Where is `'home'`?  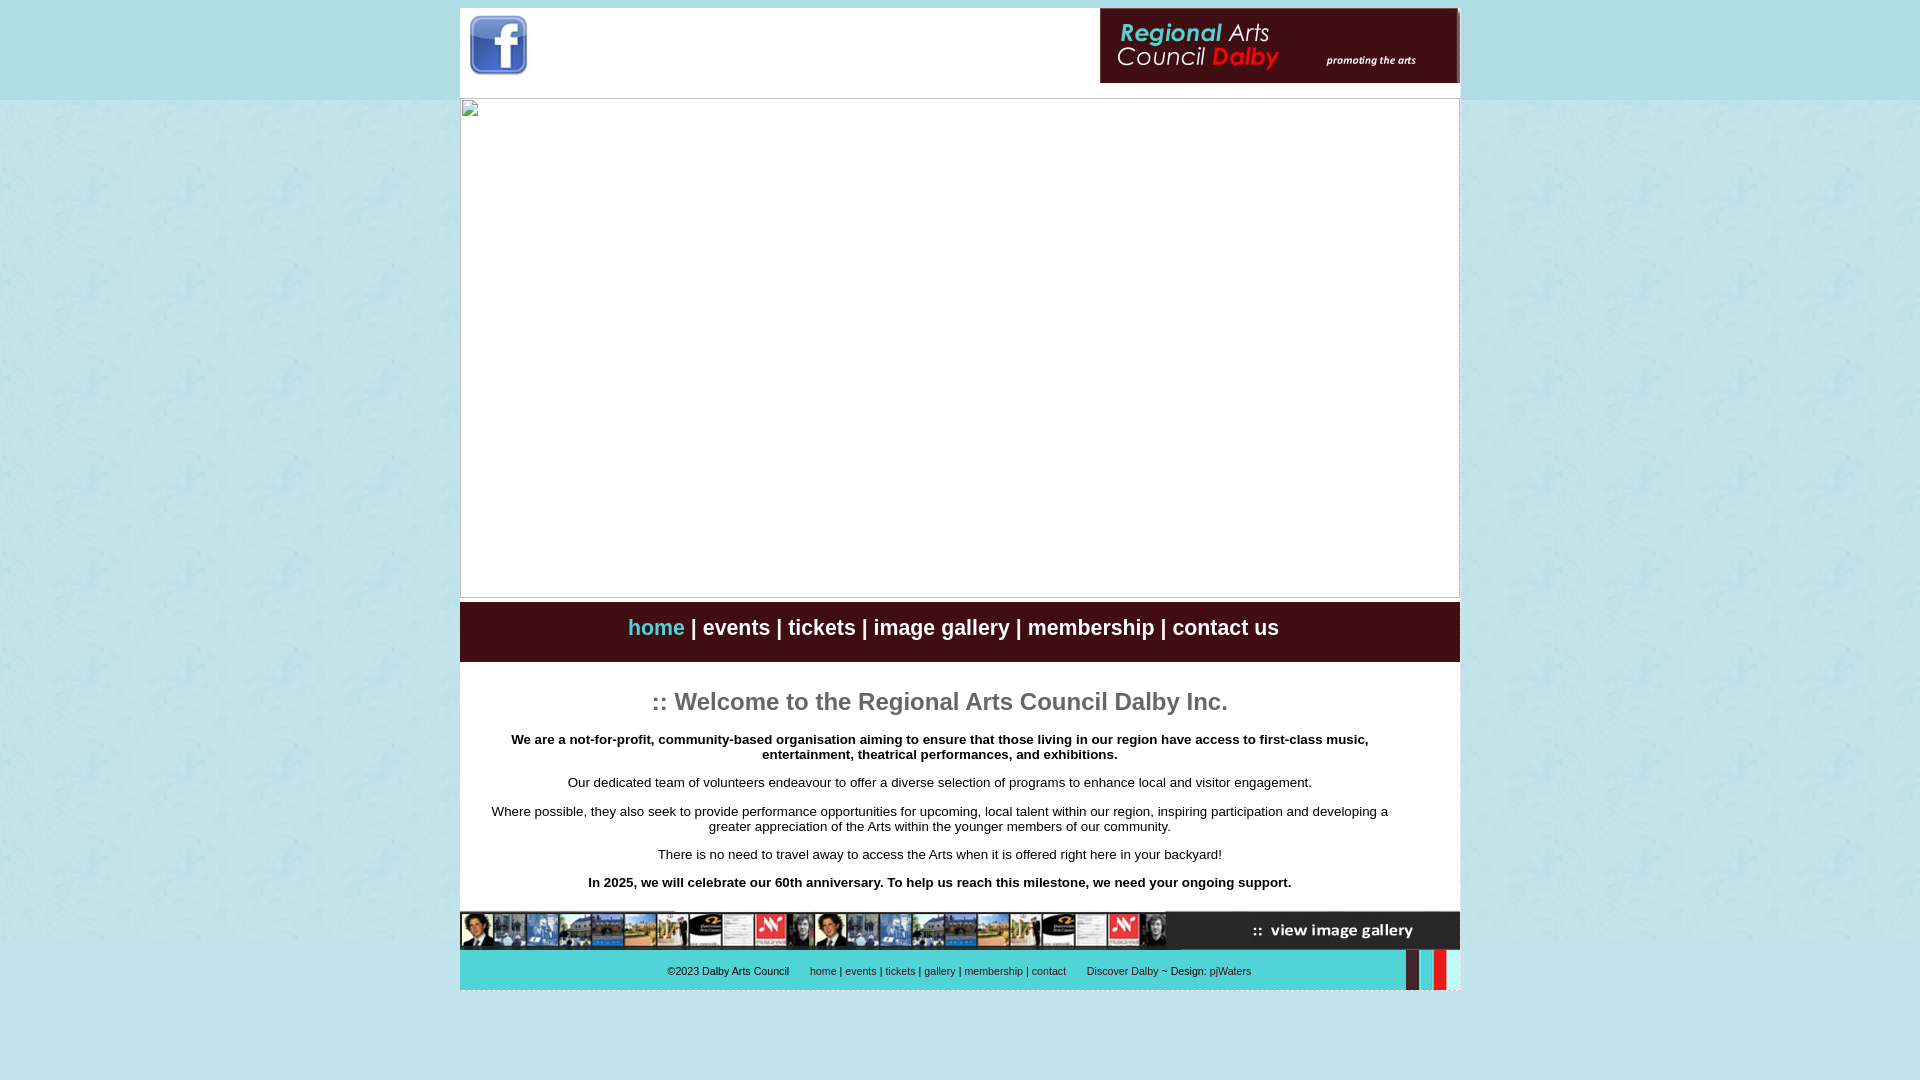
'home' is located at coordinates (656, 627).